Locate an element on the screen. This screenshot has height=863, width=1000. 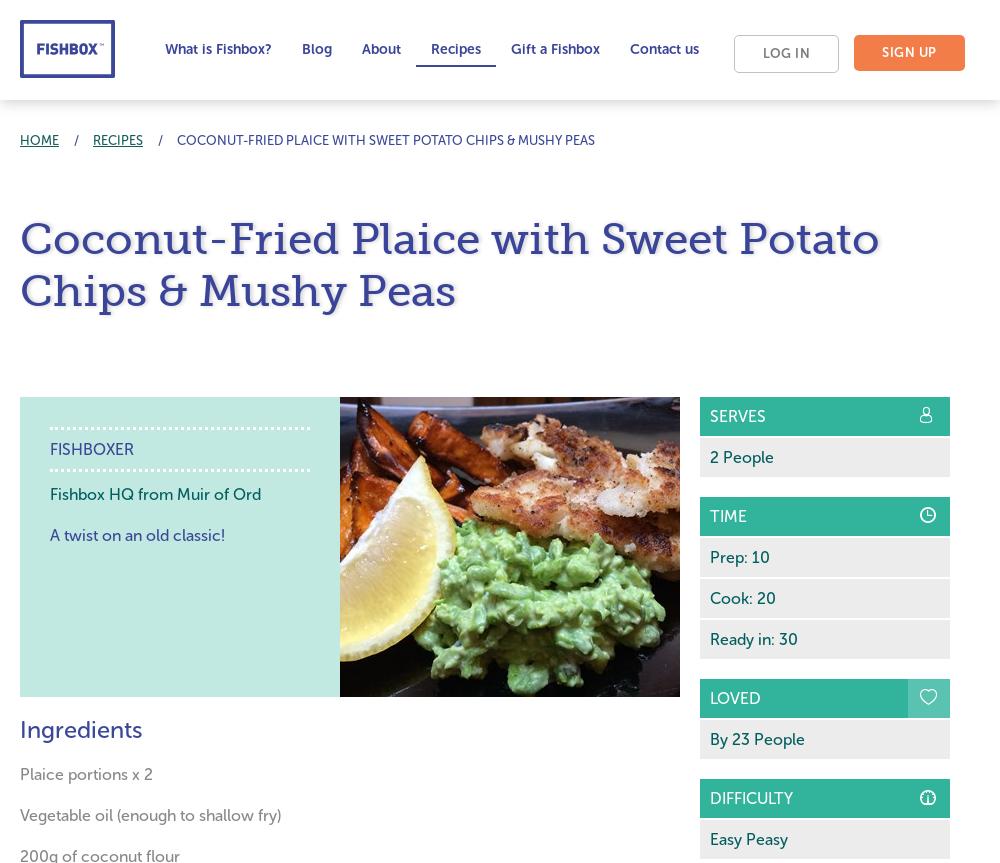
'A twist on an old classic!' is located at coordinates (137, 535).